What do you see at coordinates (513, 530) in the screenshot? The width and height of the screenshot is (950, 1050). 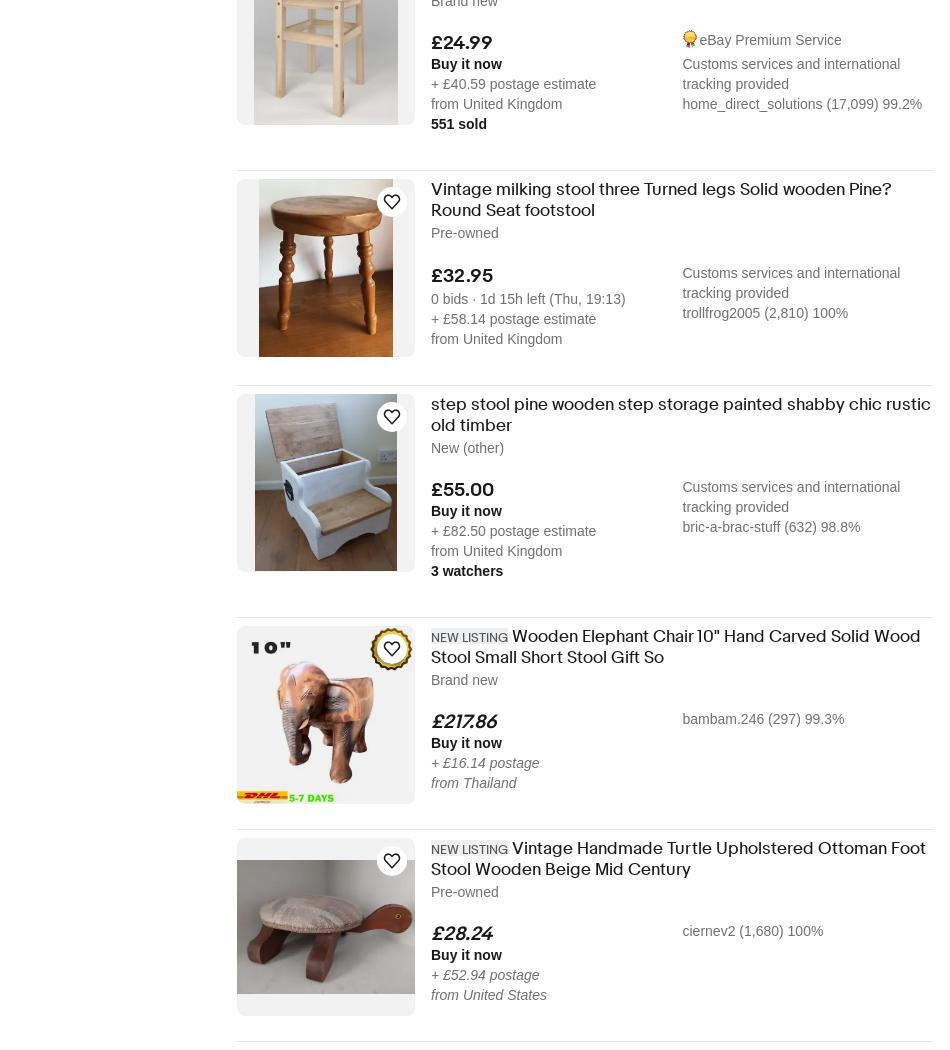 I see `'+ £82.50 postage estimate'` at bounding box center [513, 530].